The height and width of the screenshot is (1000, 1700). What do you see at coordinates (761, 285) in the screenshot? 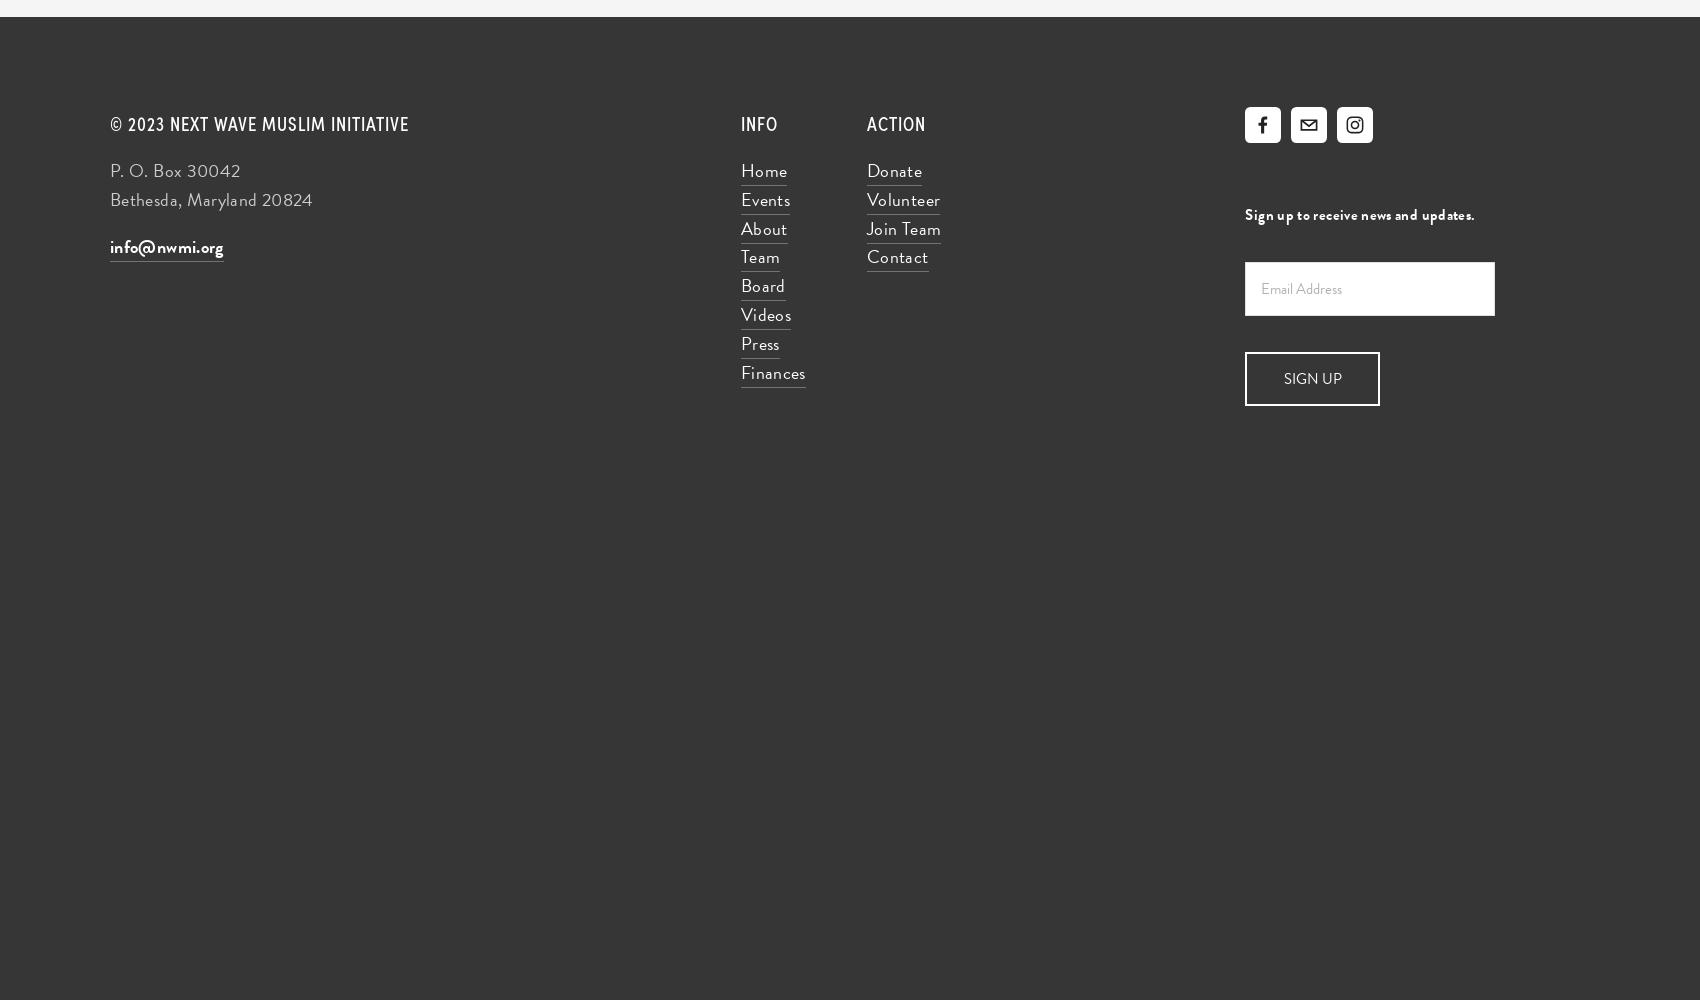
I see `'Board'` at bounding box center [761, 285].